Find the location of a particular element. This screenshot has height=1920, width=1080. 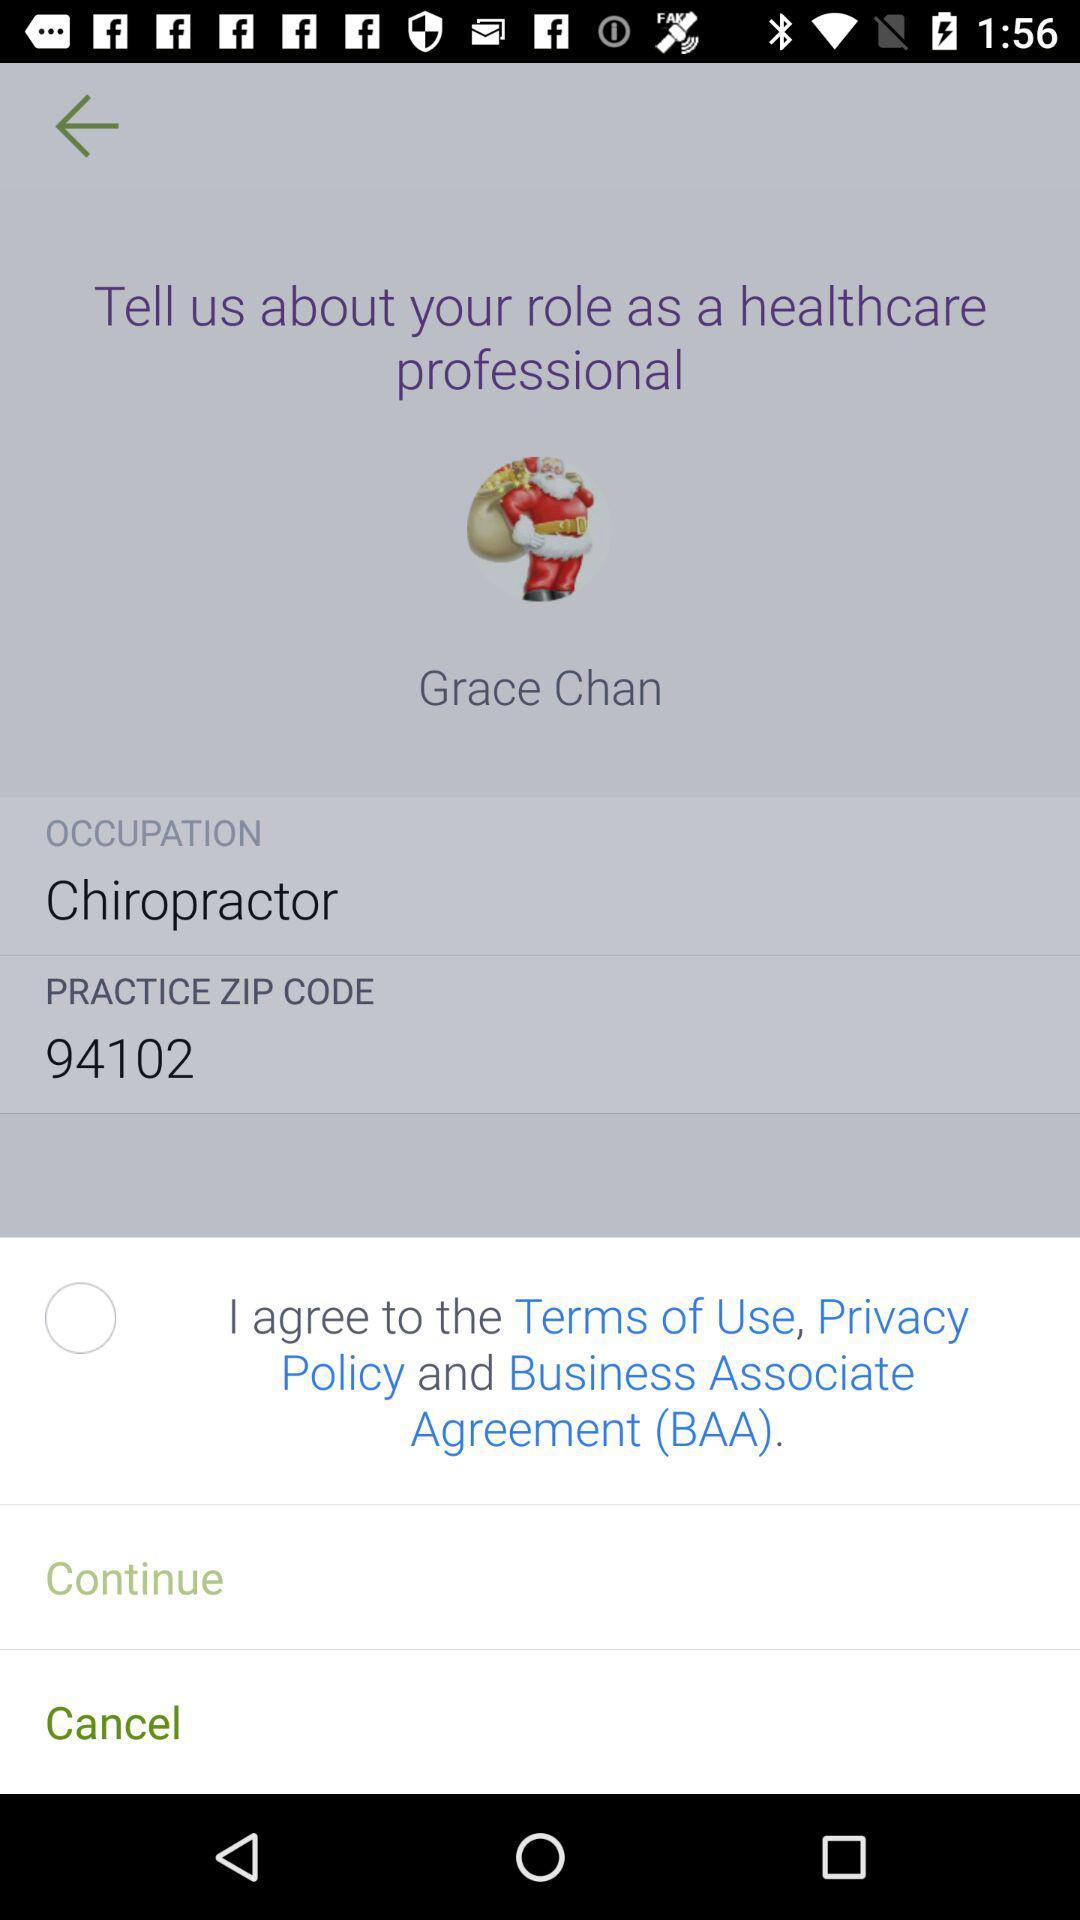

the icon to the left of i agree to item is located at coordinates (103, 1318).